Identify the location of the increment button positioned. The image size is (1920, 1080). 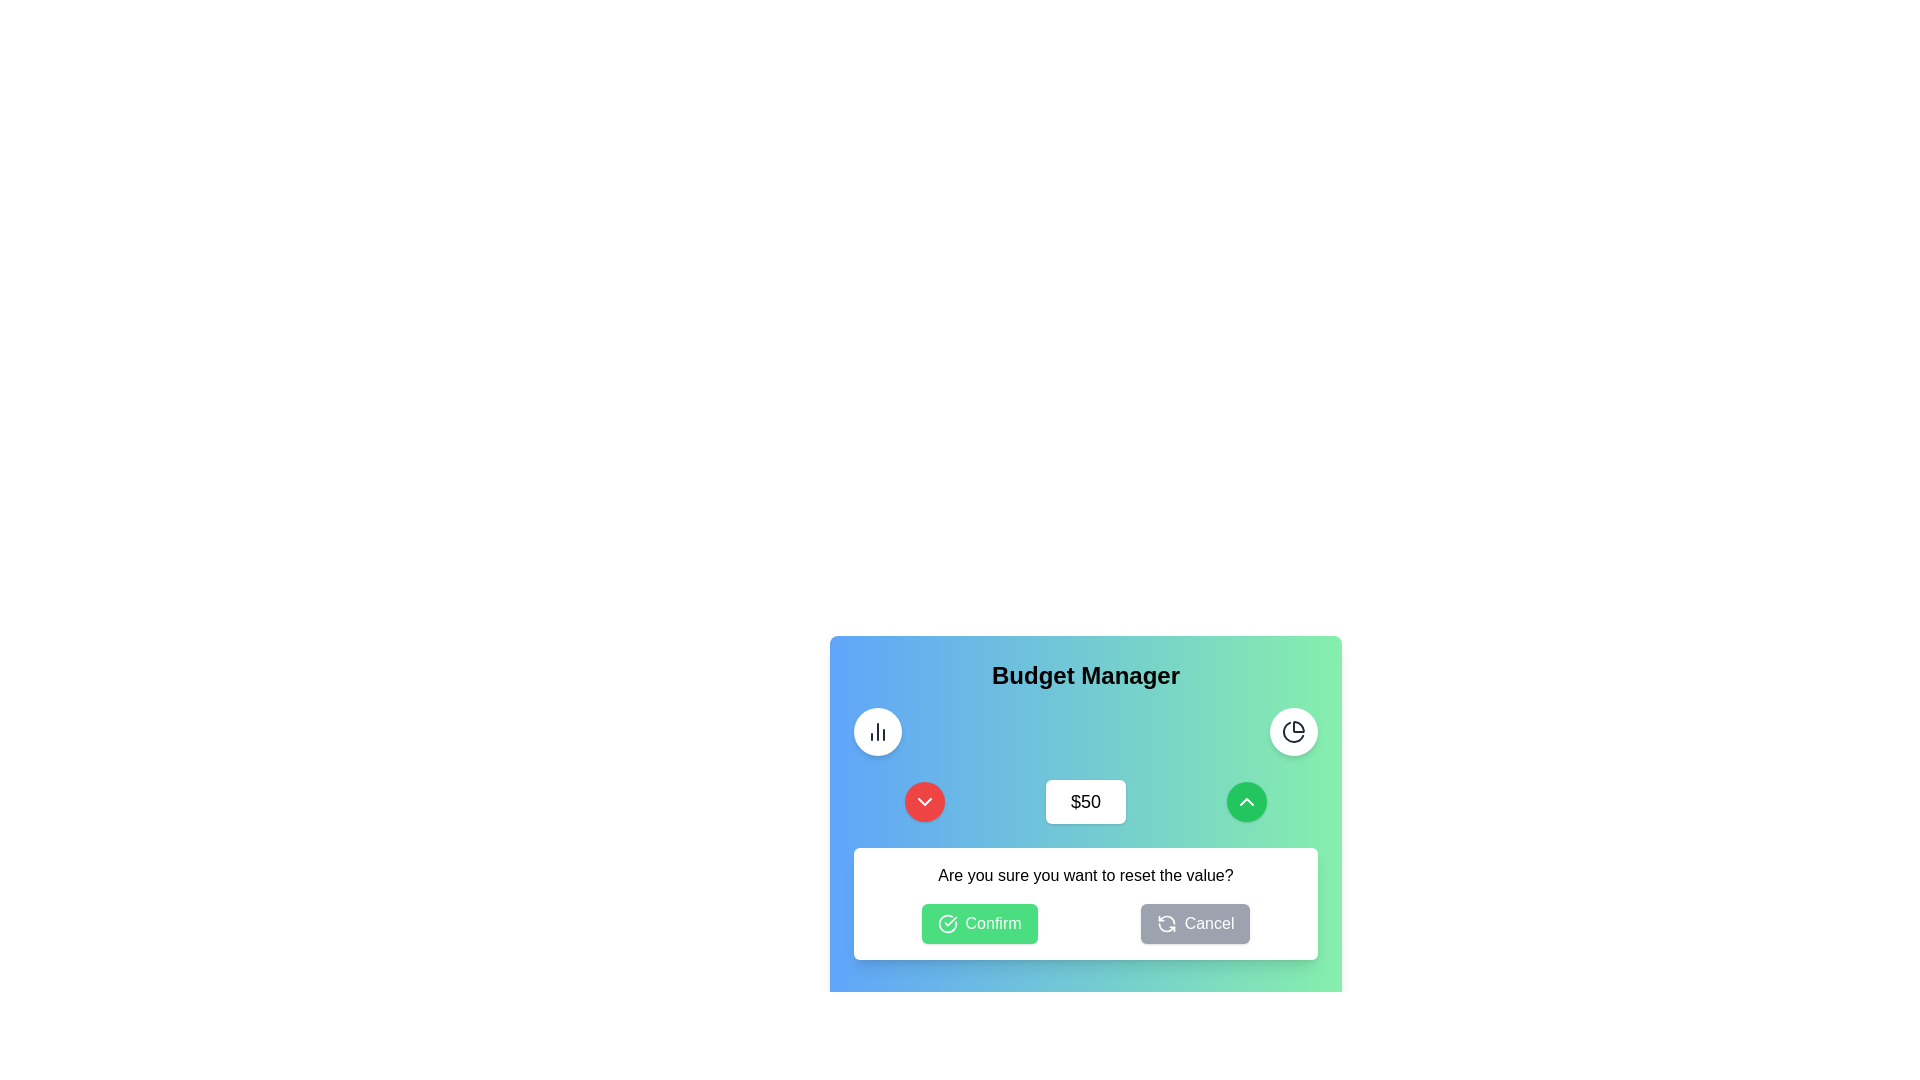
(1246, 801).